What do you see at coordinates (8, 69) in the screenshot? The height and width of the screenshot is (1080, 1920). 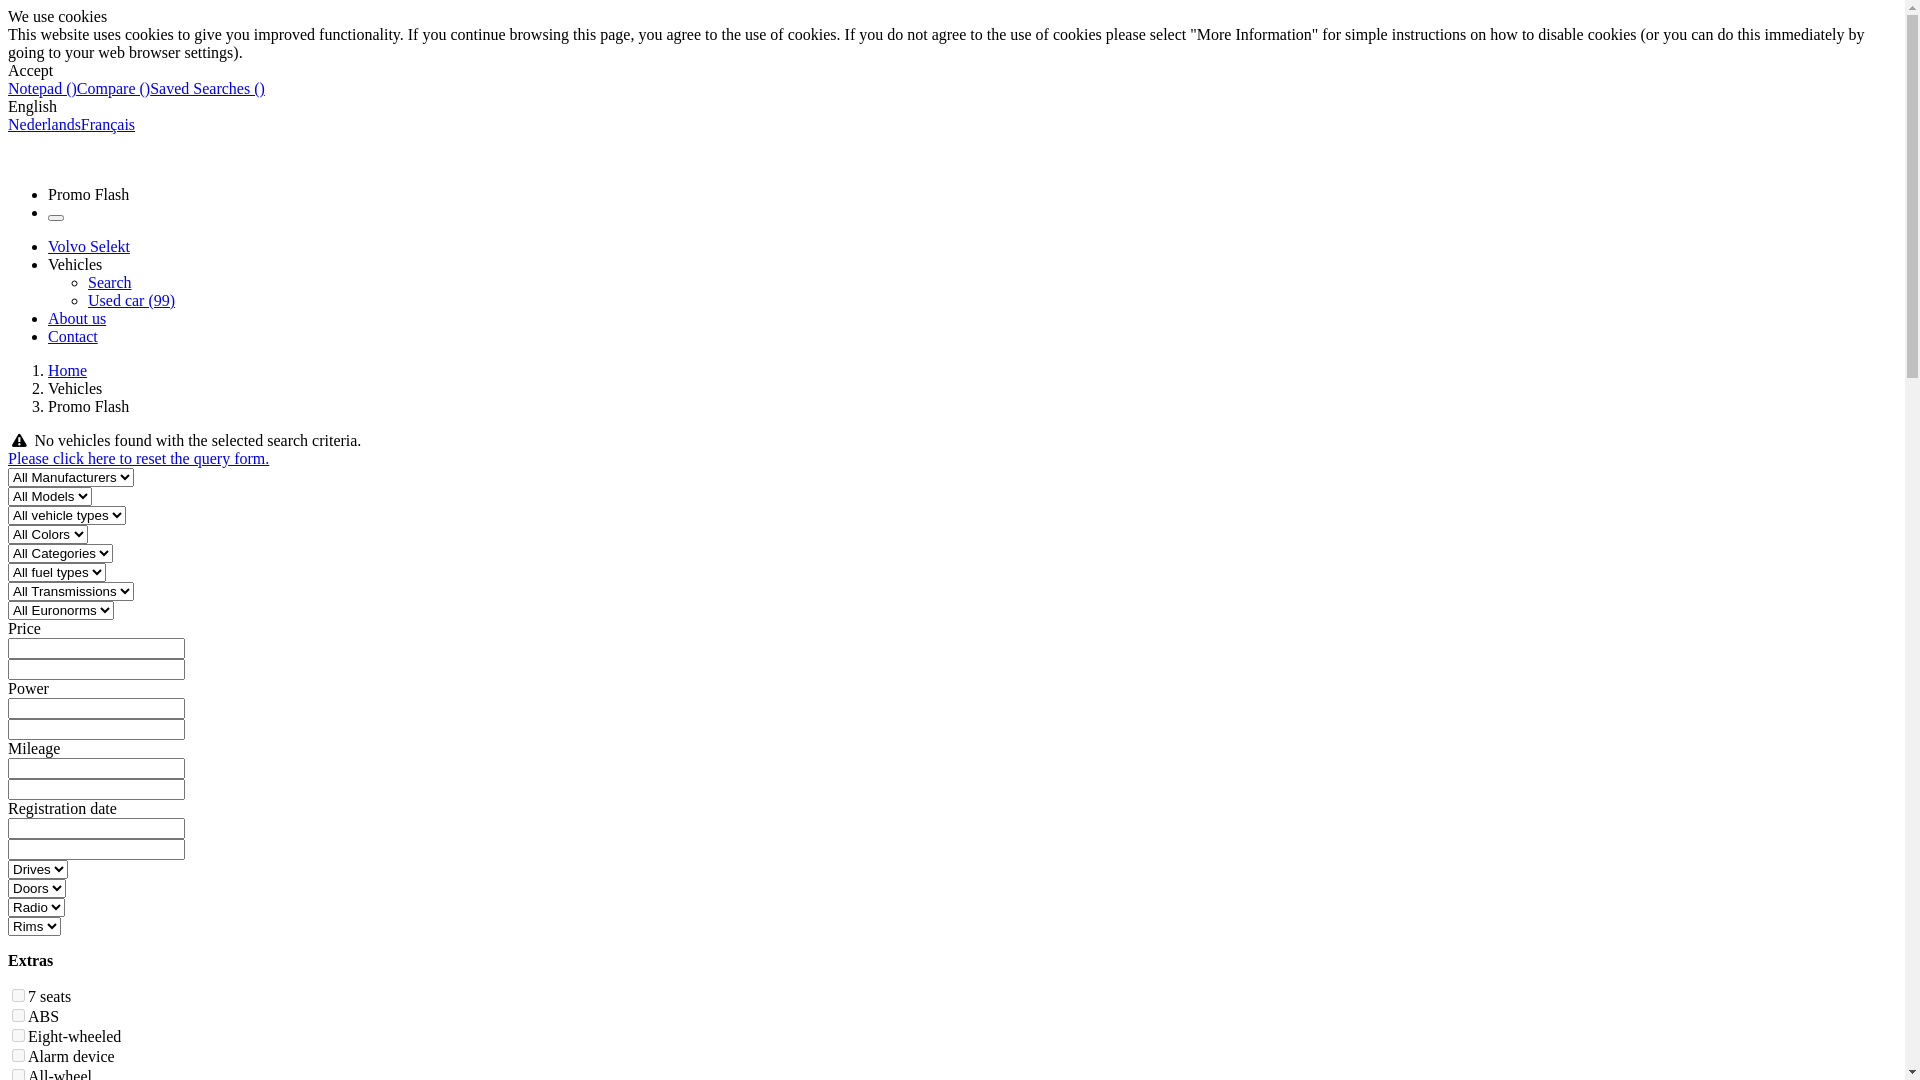 I see `'Accept'` at bounding box center [8, 69].